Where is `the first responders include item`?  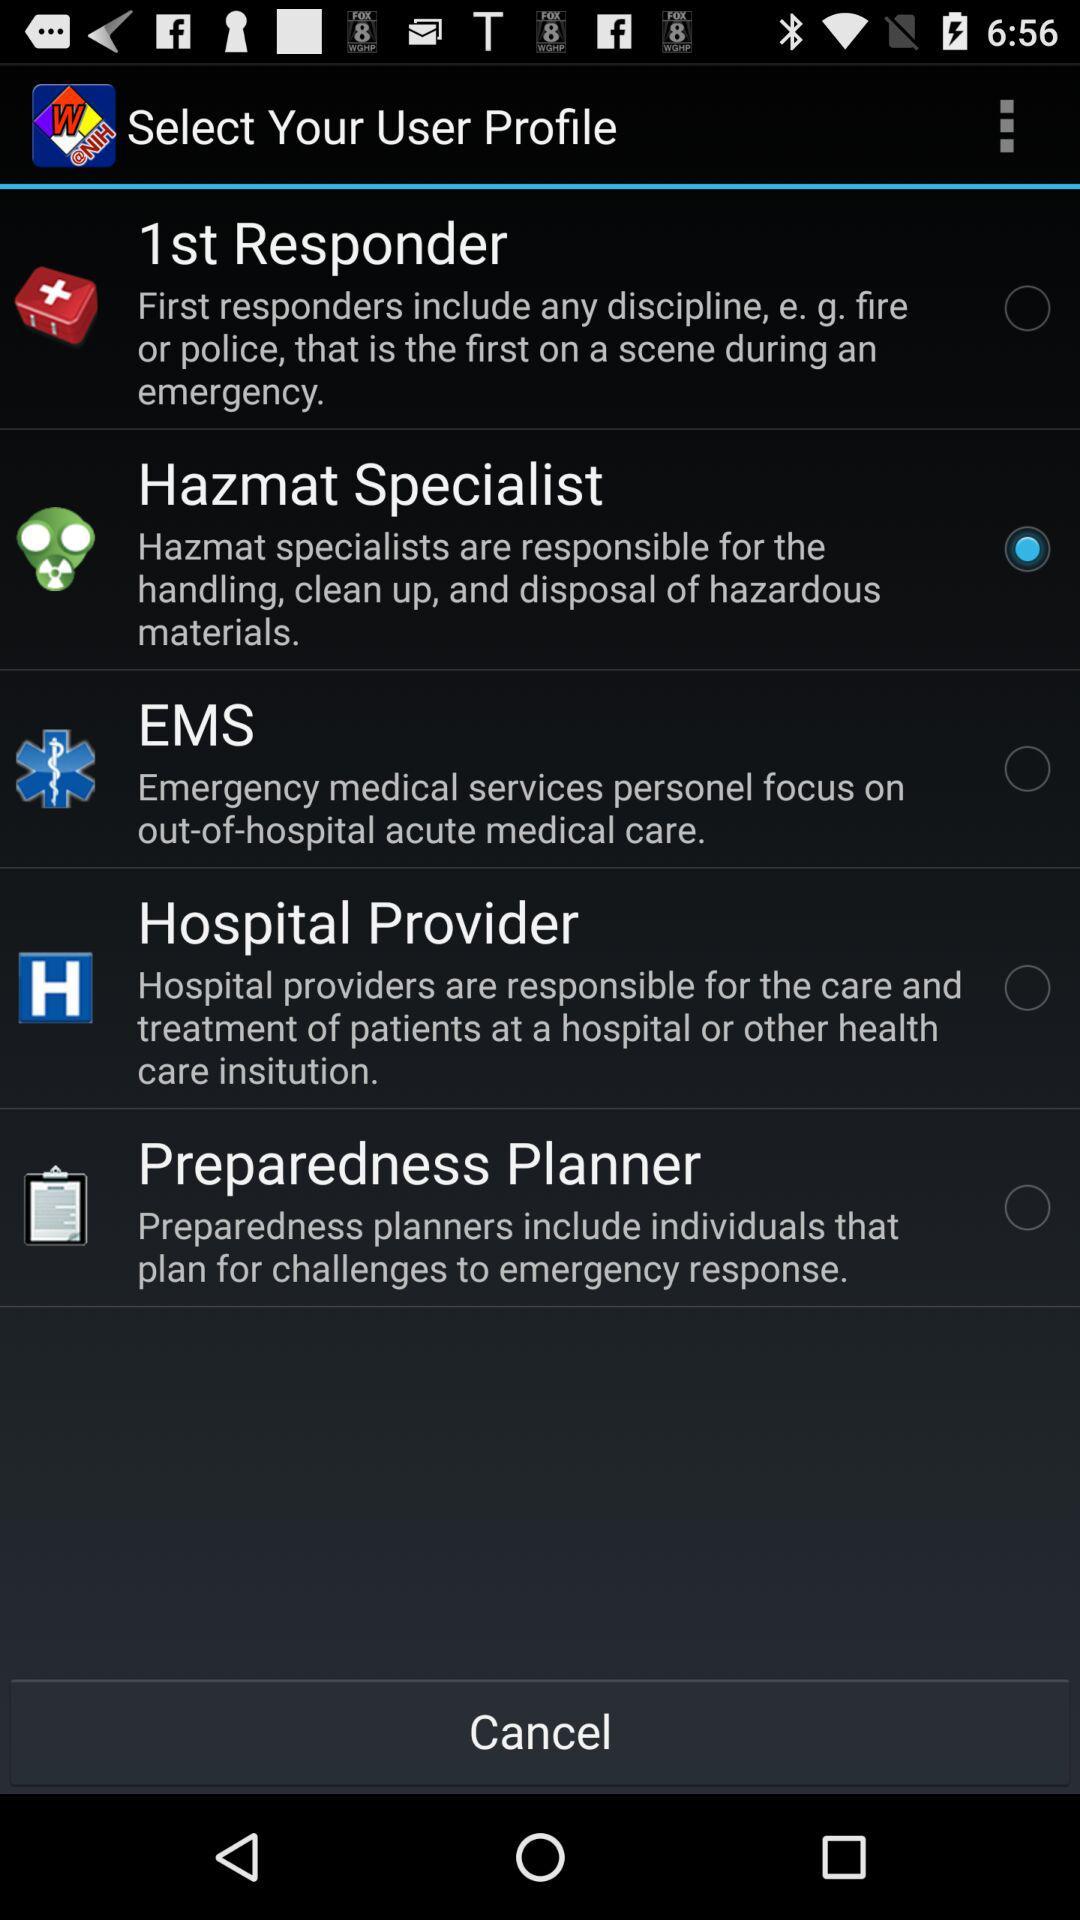 the first responders include item is located at coordinates (554, 347).